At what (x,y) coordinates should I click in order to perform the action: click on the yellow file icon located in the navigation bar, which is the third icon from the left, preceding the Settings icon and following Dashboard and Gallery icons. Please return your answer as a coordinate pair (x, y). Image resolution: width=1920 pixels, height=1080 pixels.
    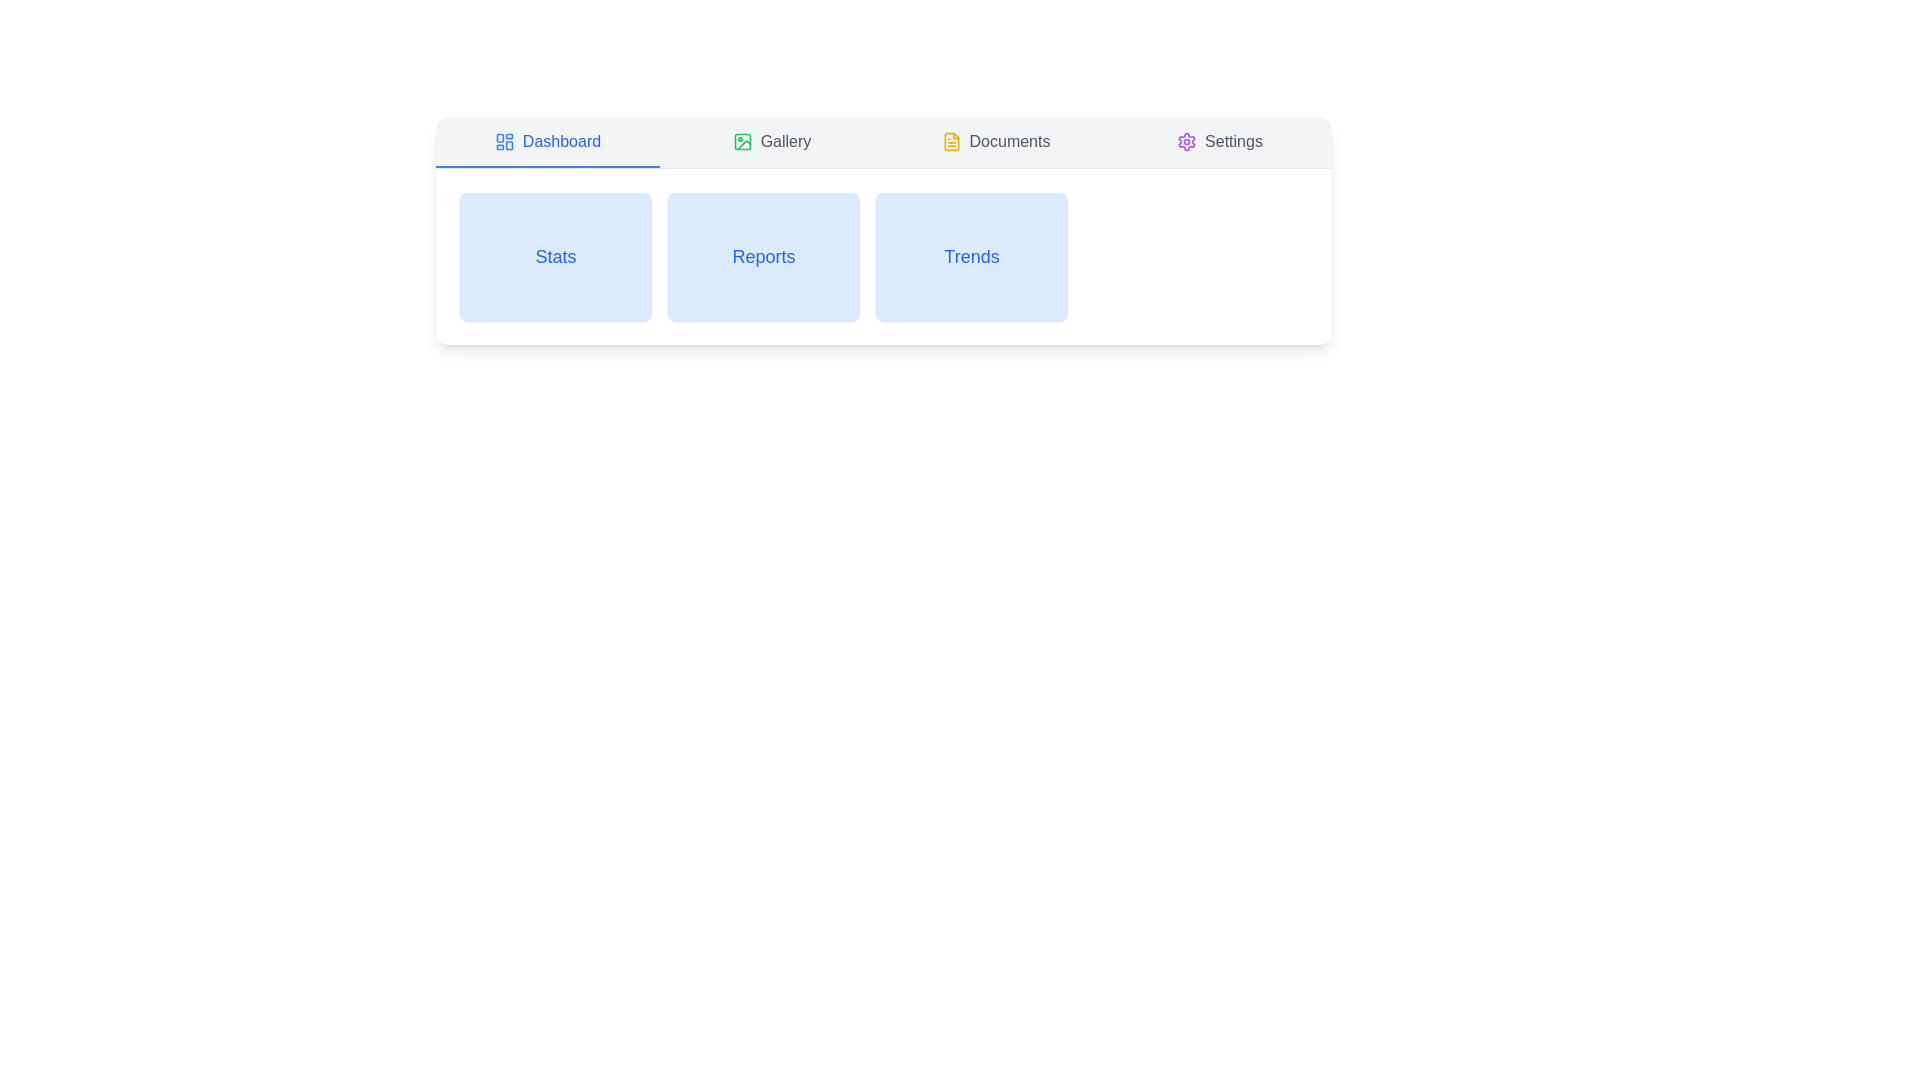
    Looking at the image, I should click on (950, 141).